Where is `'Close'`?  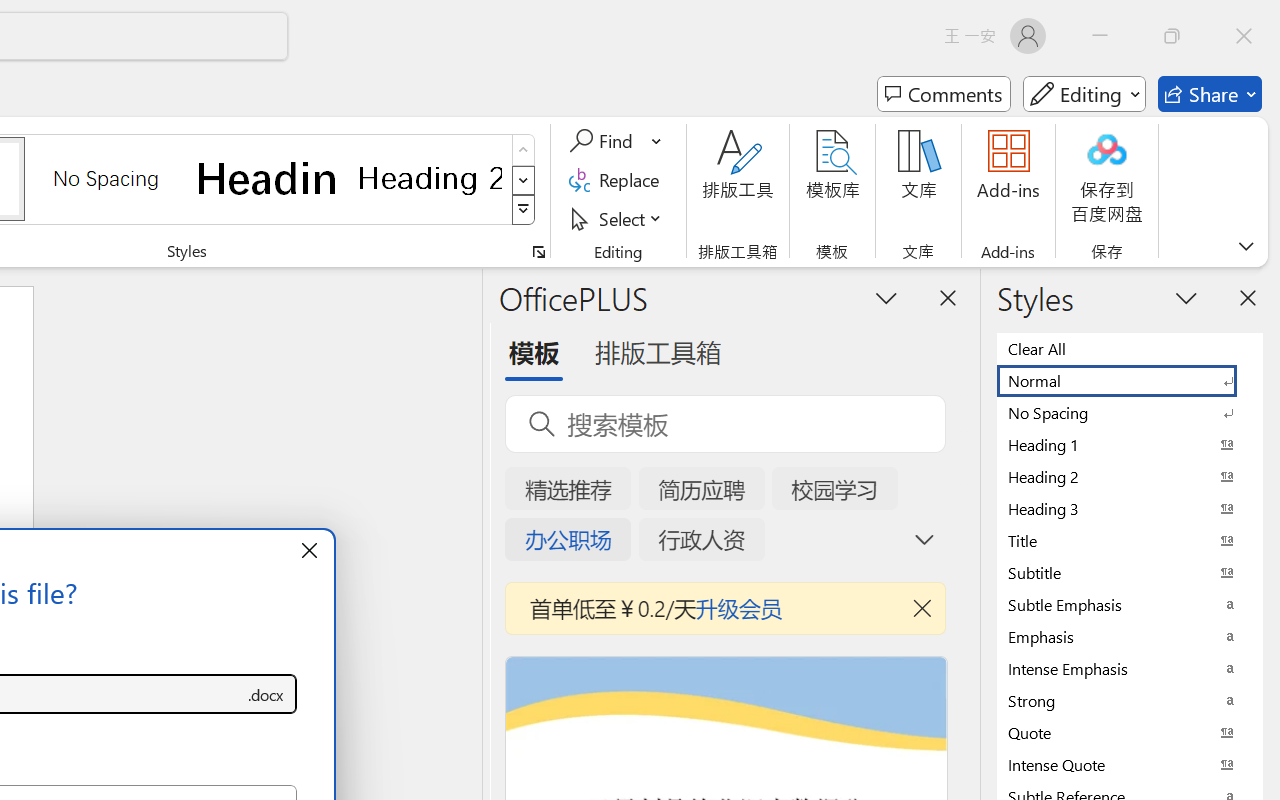 'Close' is located at coordinates (1243, 35).